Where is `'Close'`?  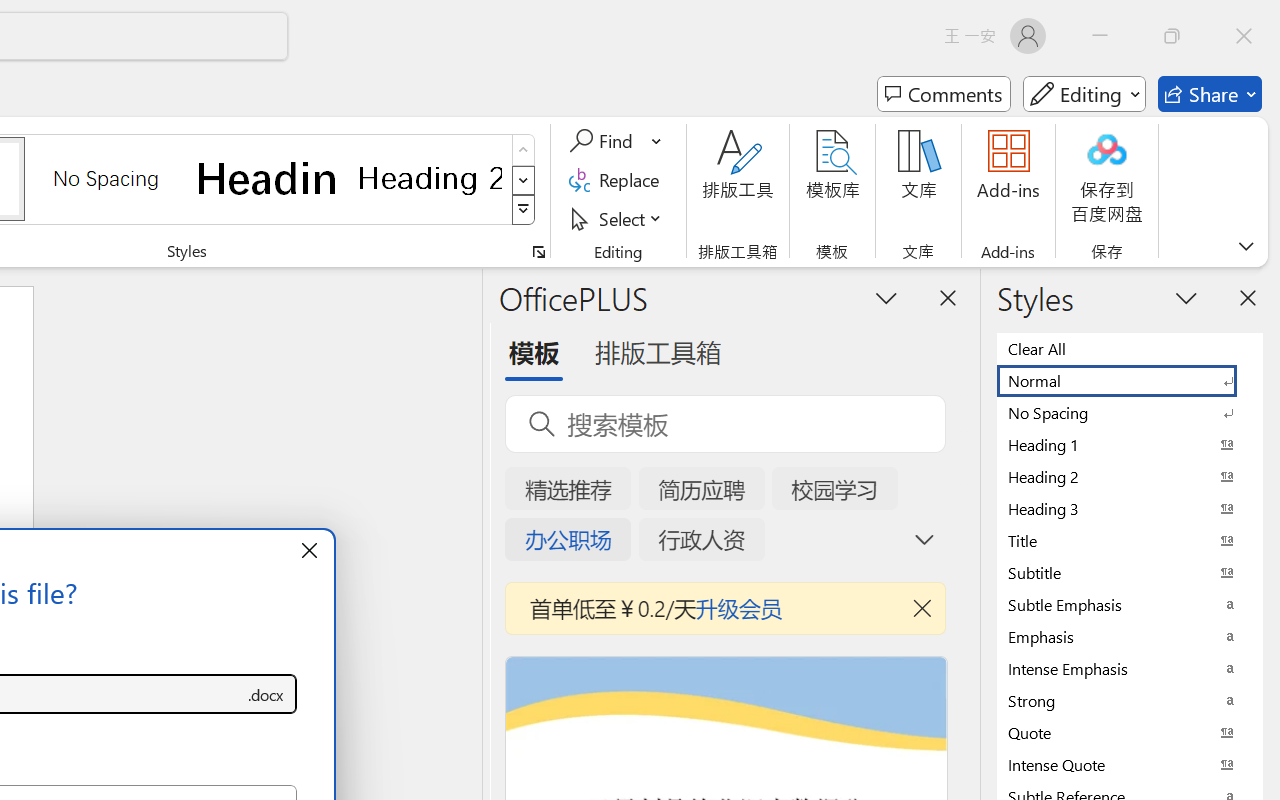 'Close' is located at coordinates (1243, 35).